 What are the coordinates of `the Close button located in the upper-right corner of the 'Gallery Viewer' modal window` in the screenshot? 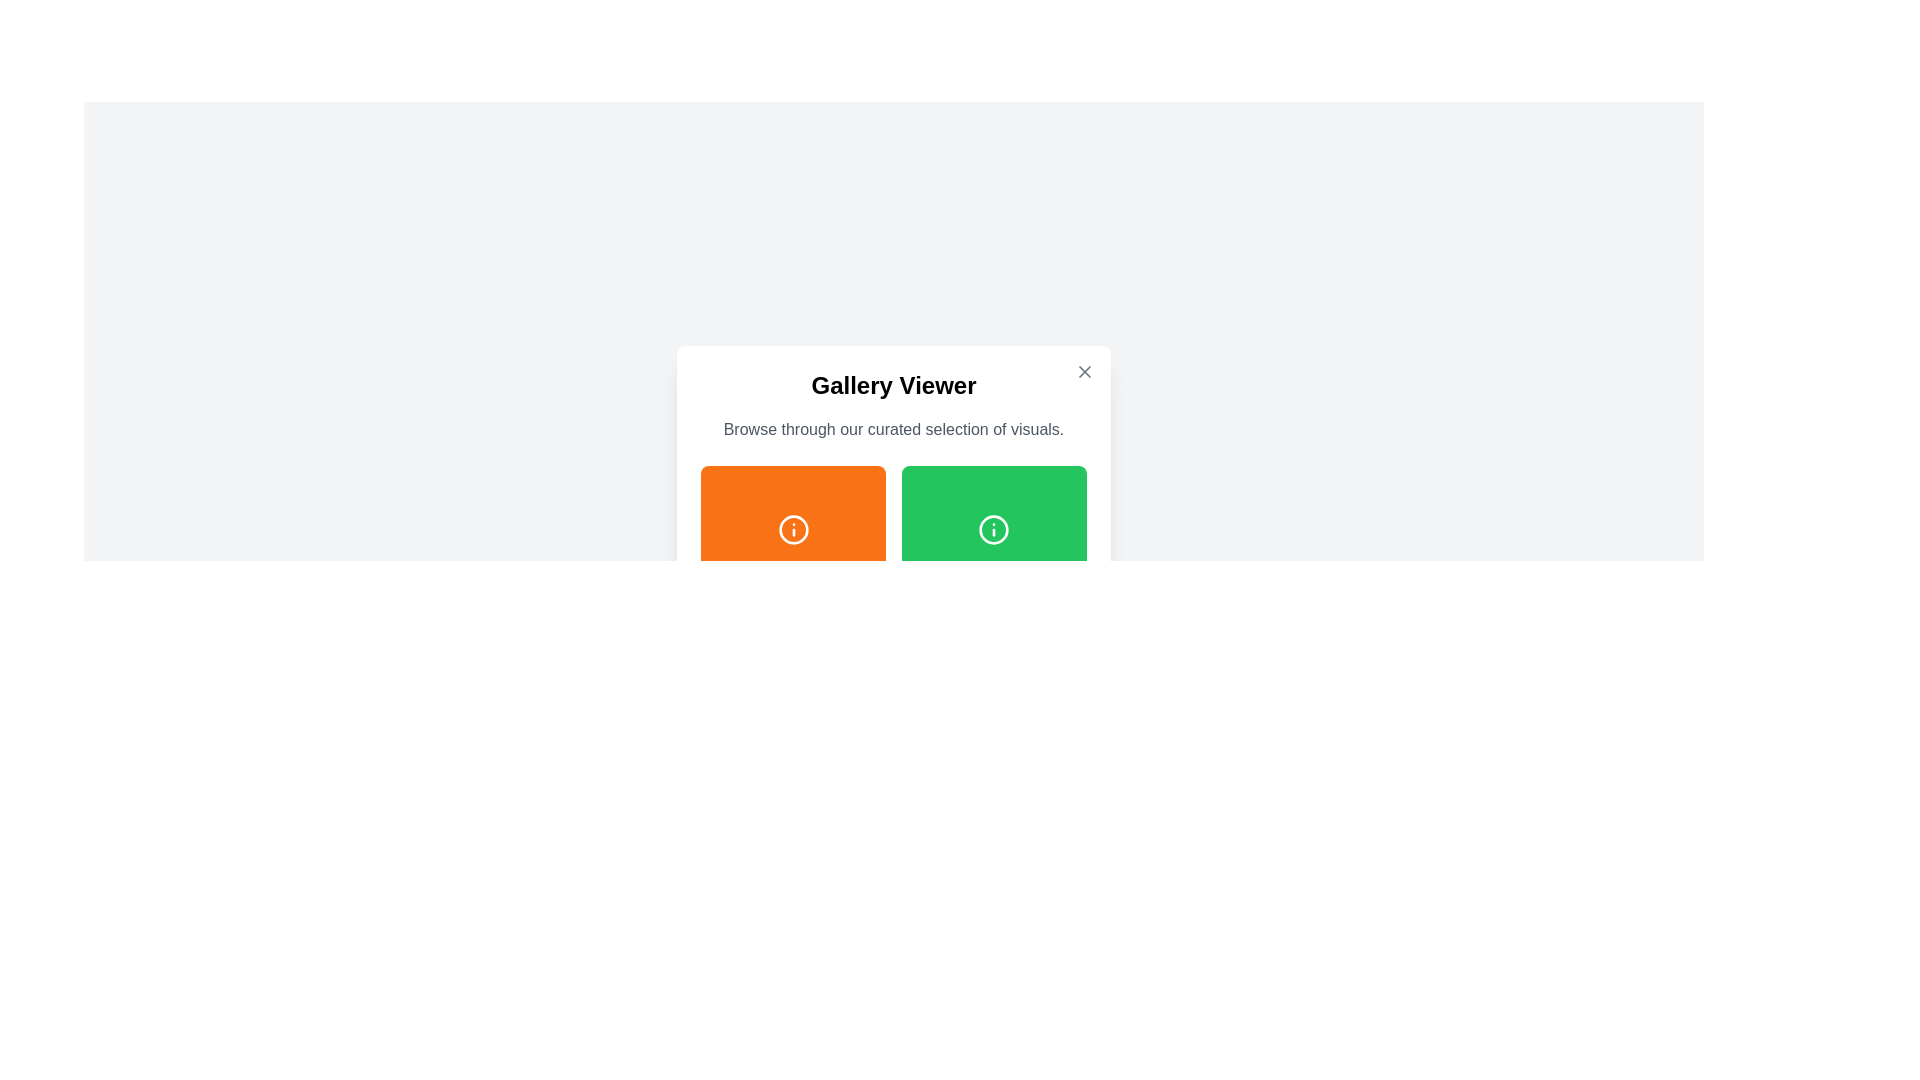 It's located at (1083, 371).